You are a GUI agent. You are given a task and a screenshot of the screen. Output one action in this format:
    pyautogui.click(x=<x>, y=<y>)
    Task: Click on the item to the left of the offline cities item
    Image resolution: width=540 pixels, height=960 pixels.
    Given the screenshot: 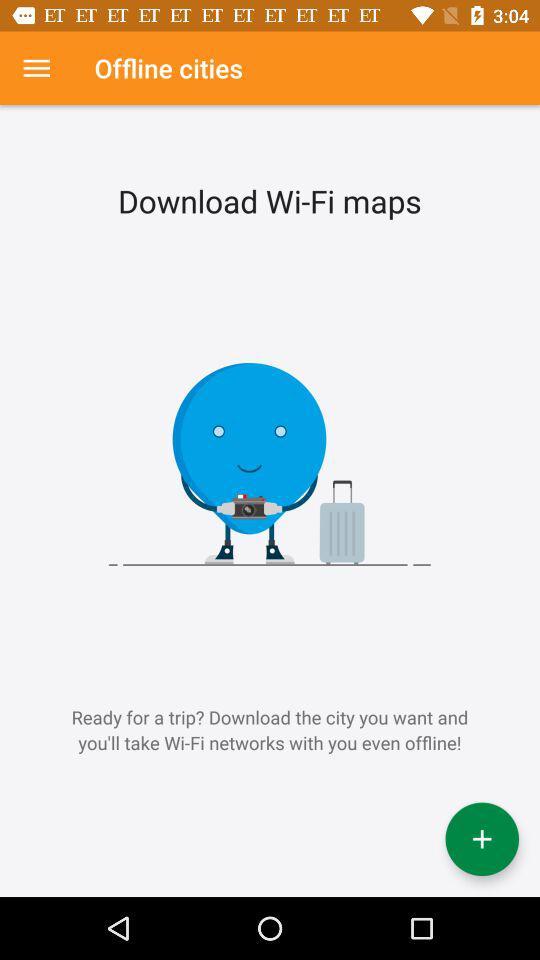 What is the action you would take?
    pyautogui.click(x=36, y=68)
    